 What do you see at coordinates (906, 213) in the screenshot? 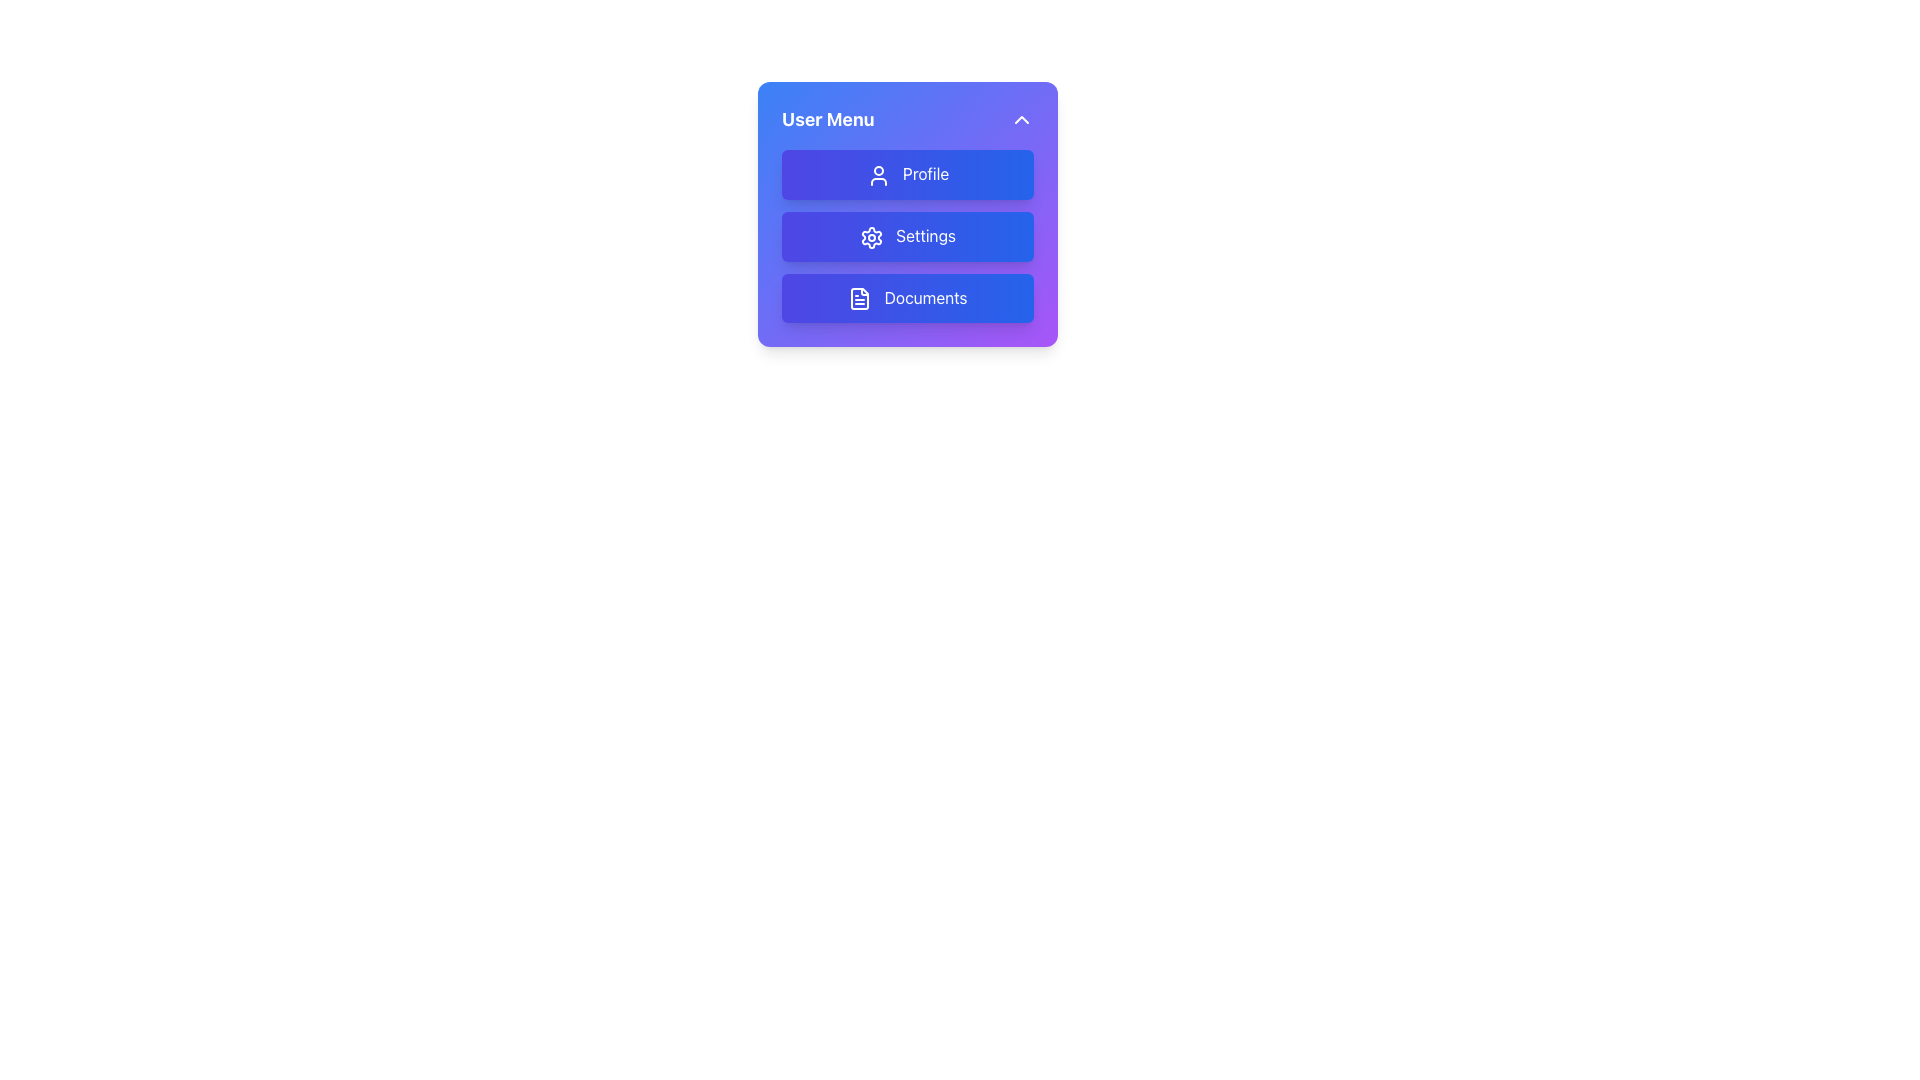
I see `the 'Settings' button` at bounding box center [906, 213].